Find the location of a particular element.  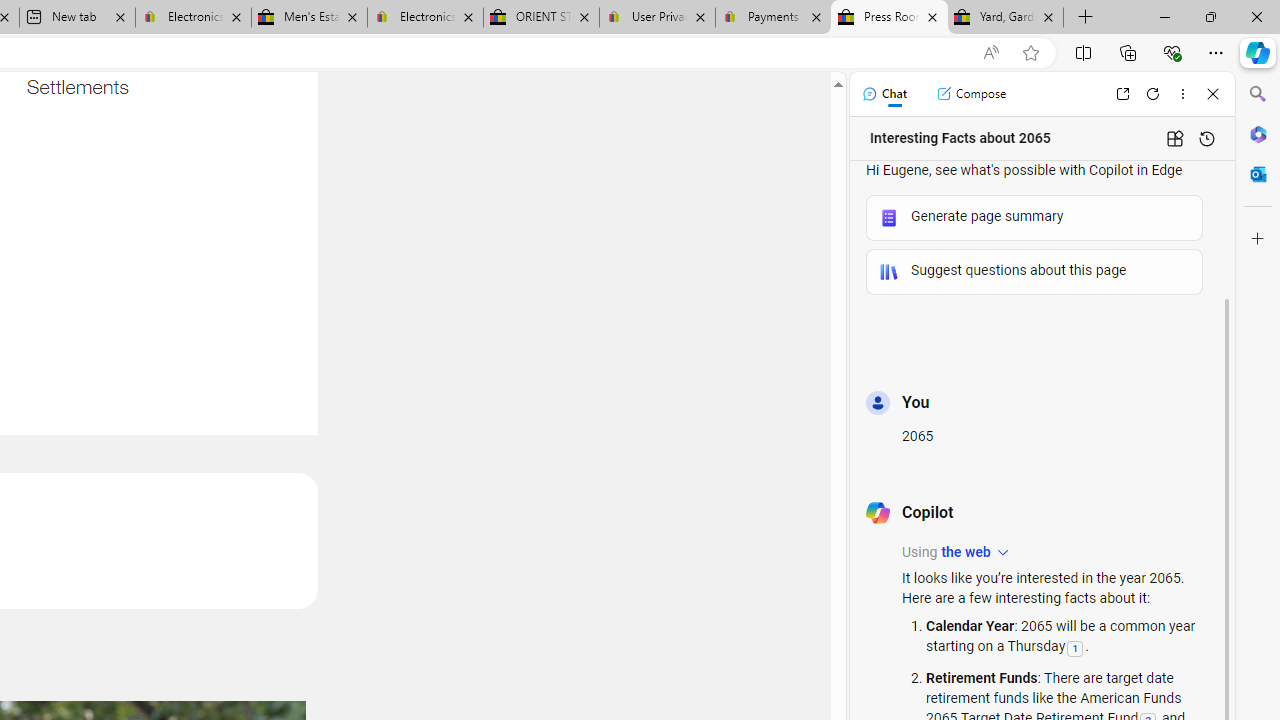

'User Privacy Notice | eBay' is located at coordinates (657, 17).